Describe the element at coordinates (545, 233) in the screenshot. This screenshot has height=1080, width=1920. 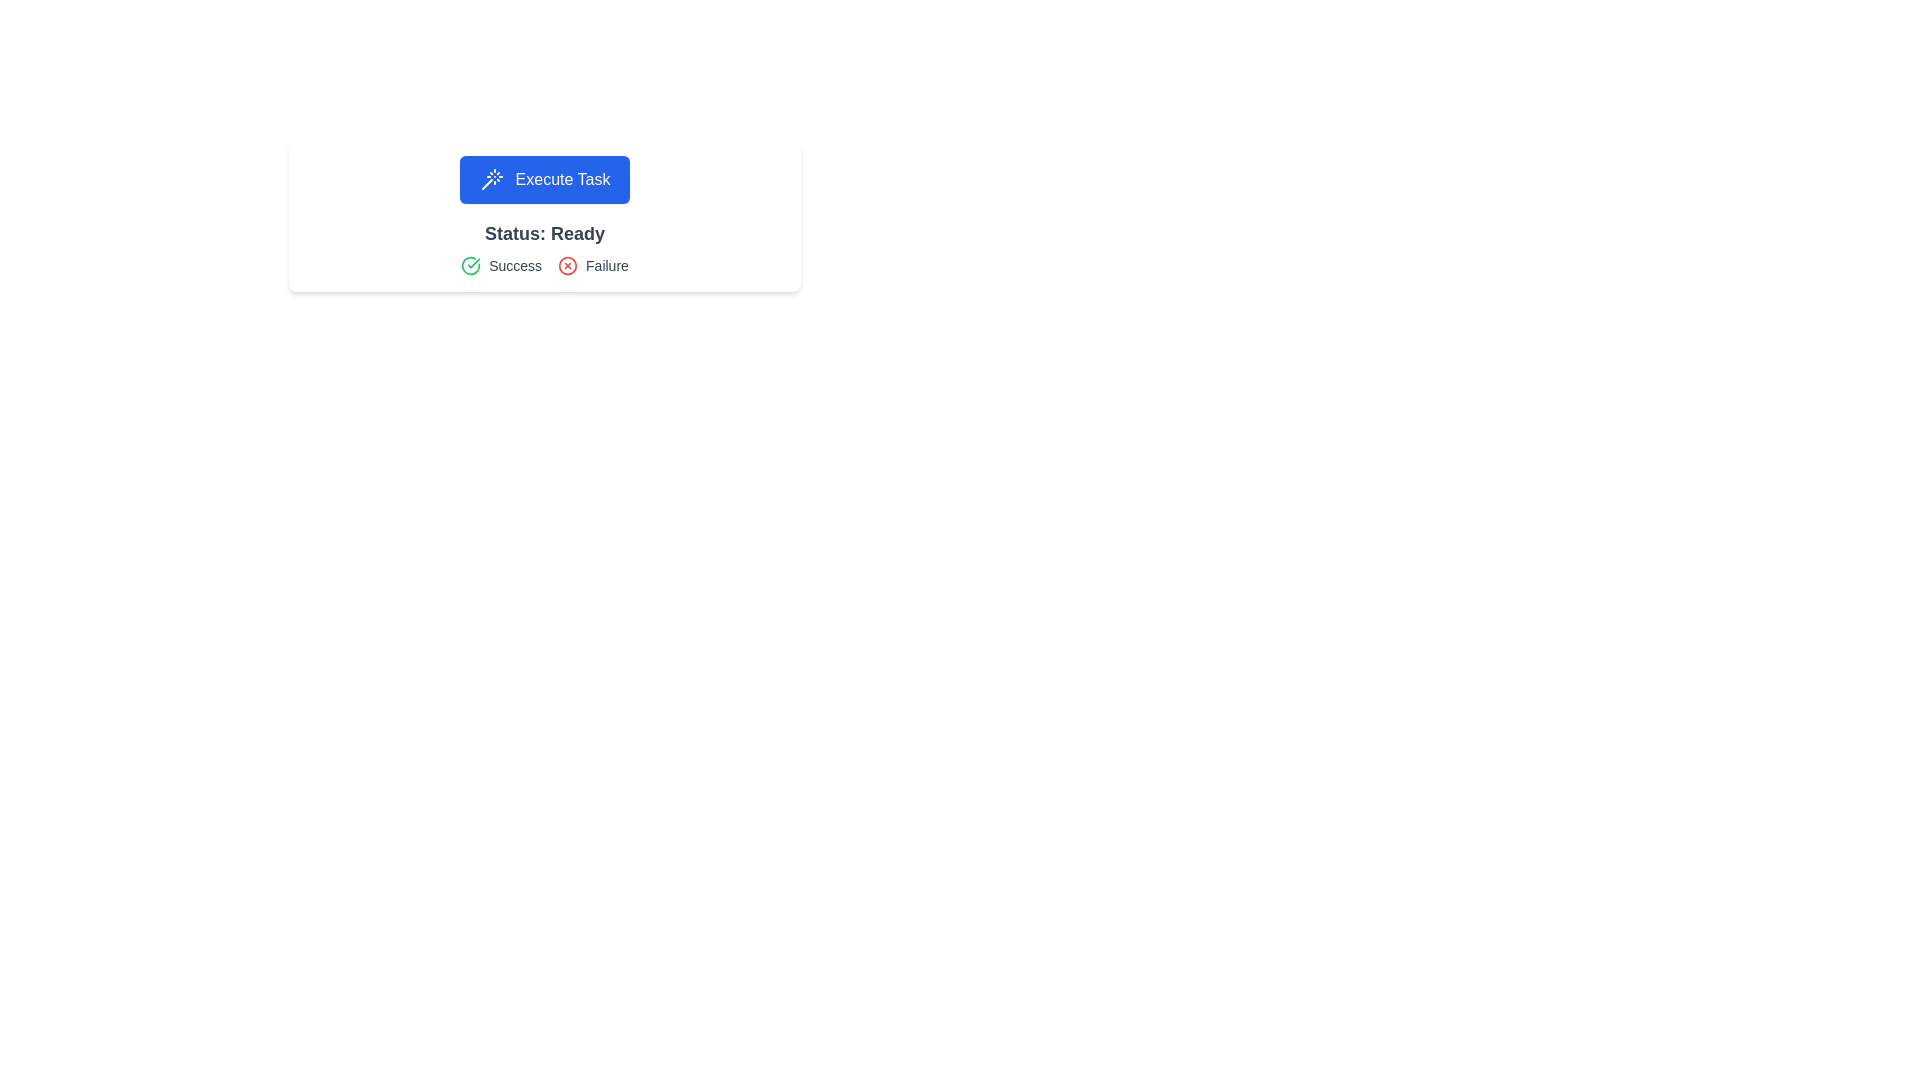
I see `the 'Status: Ready' text label, which is centrally located below the 'Execute Task' button and above the 'Success' and 'Failure' indicators` at that location.